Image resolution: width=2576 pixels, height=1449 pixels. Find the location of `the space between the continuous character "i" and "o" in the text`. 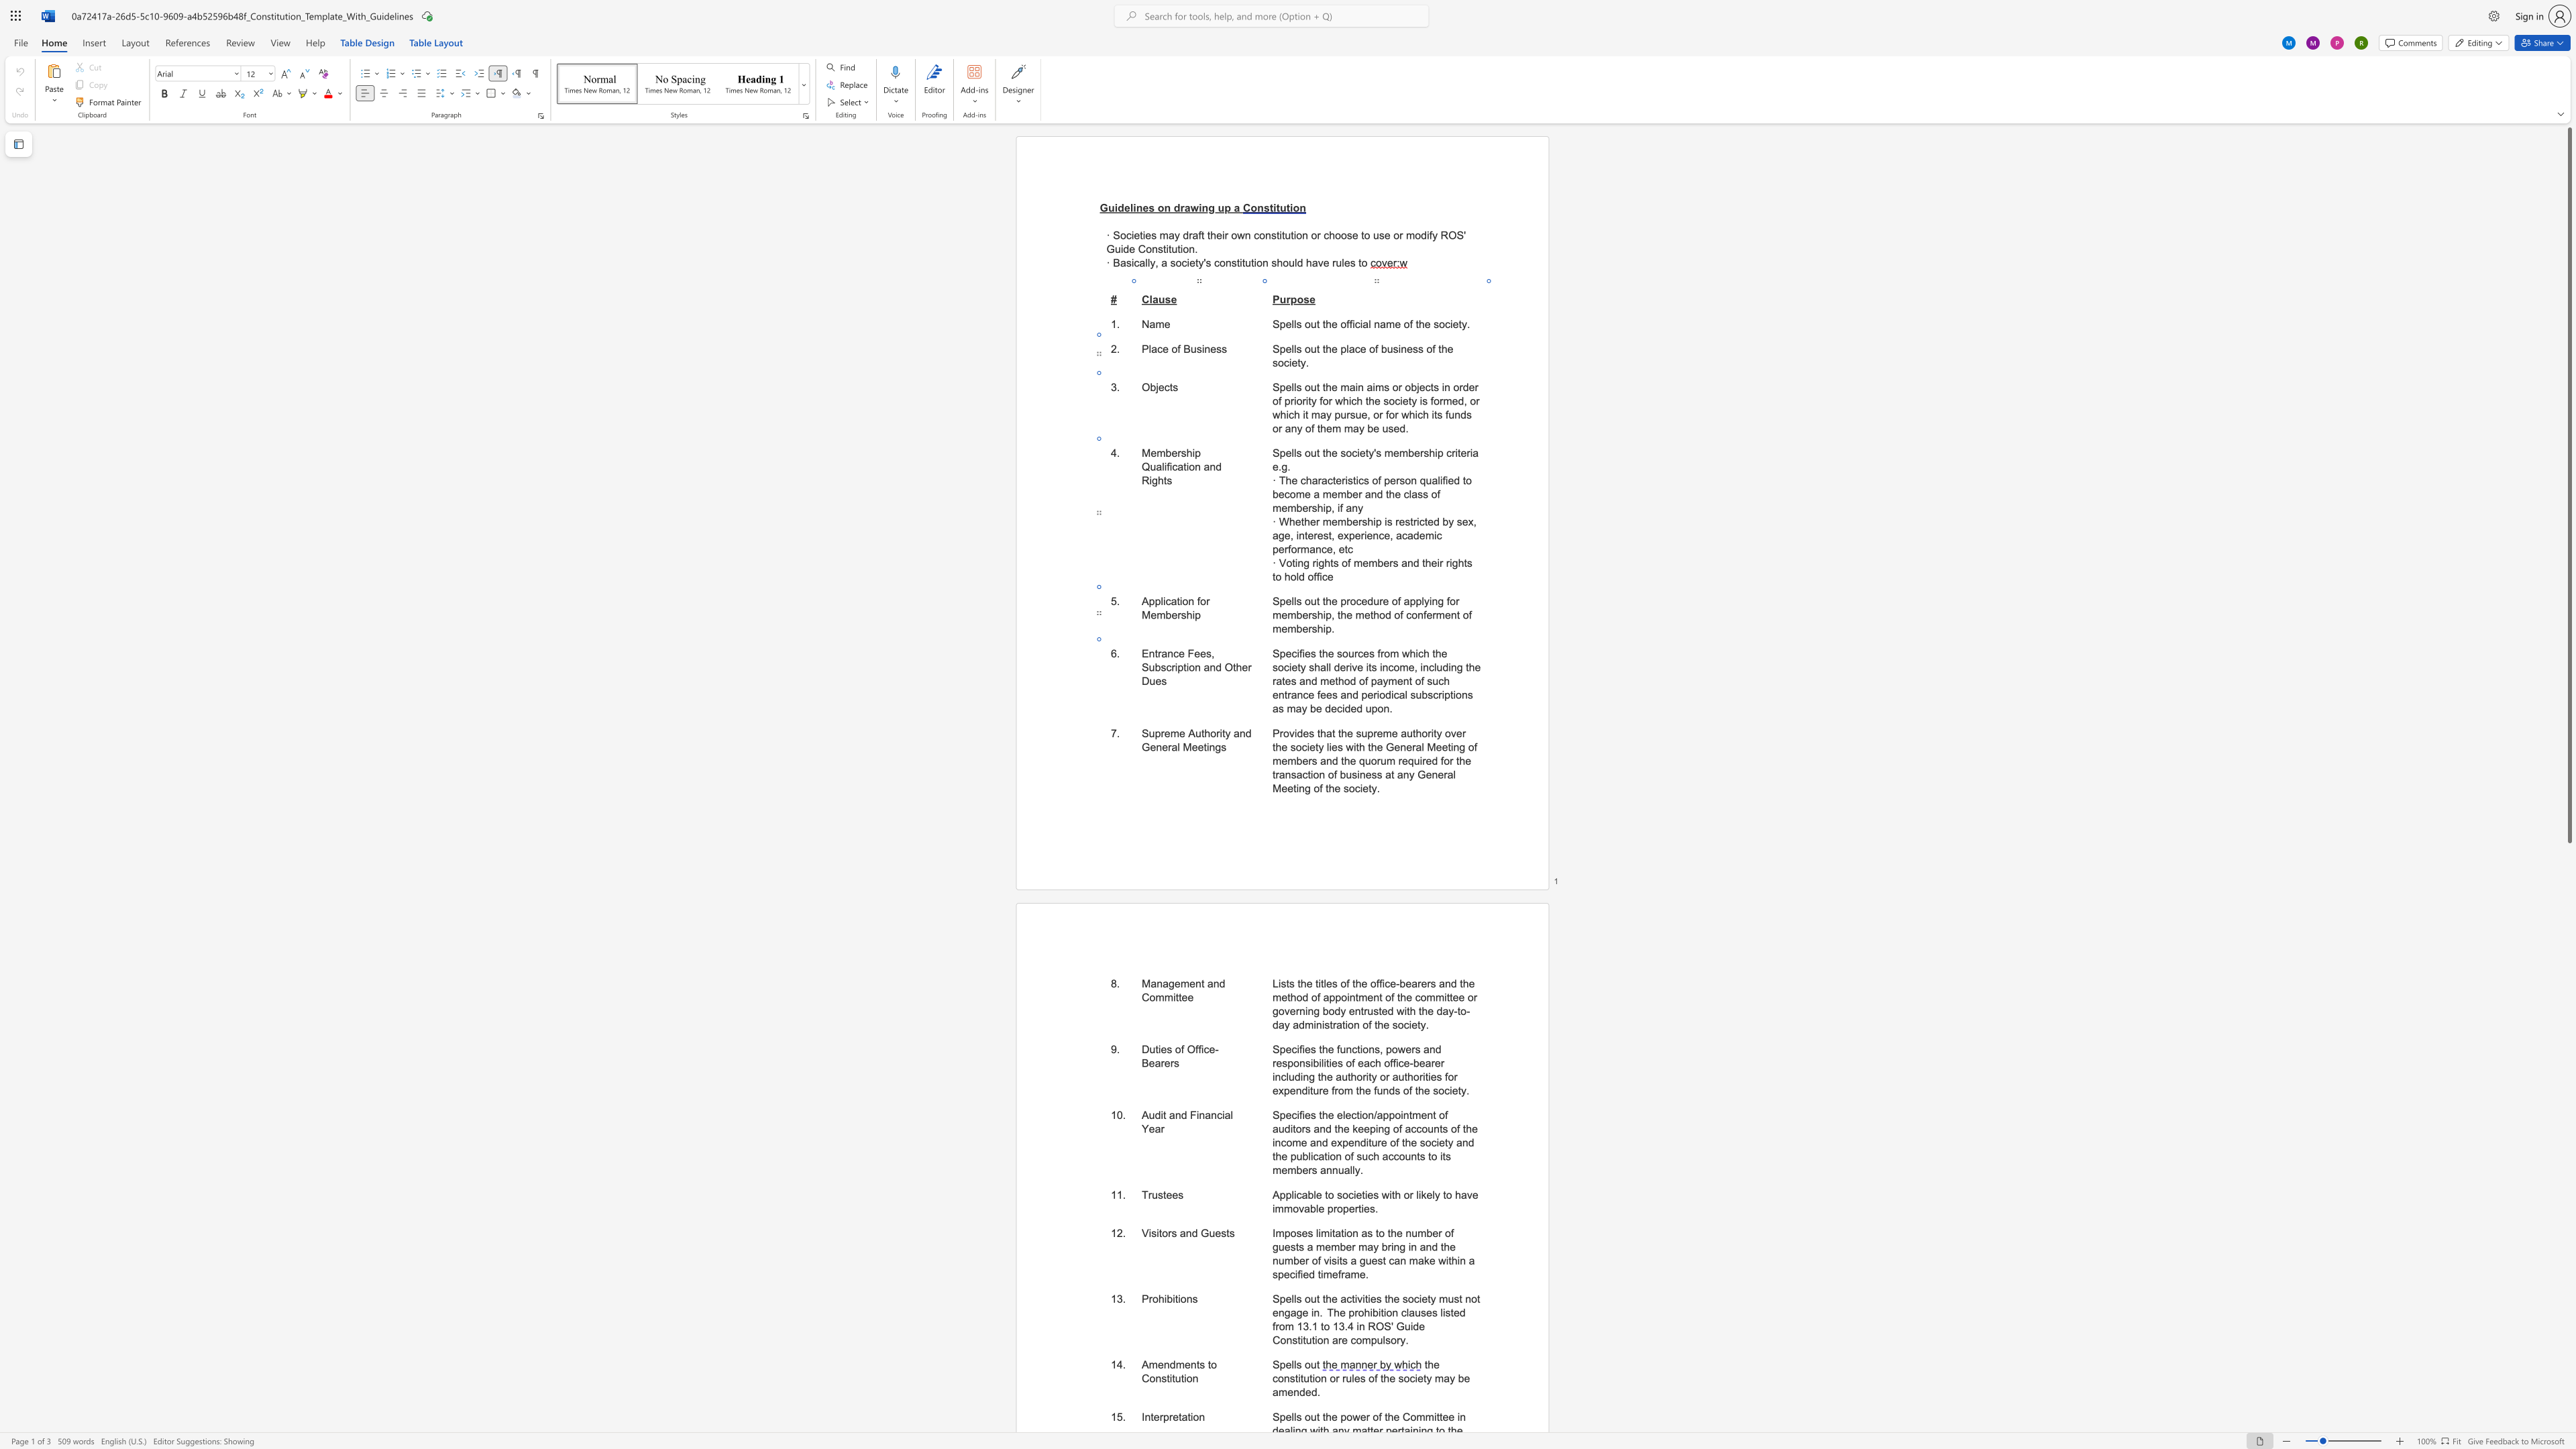

the space between the continuous character "i" and "o" in the text is located at coordinates (1187, 1378).